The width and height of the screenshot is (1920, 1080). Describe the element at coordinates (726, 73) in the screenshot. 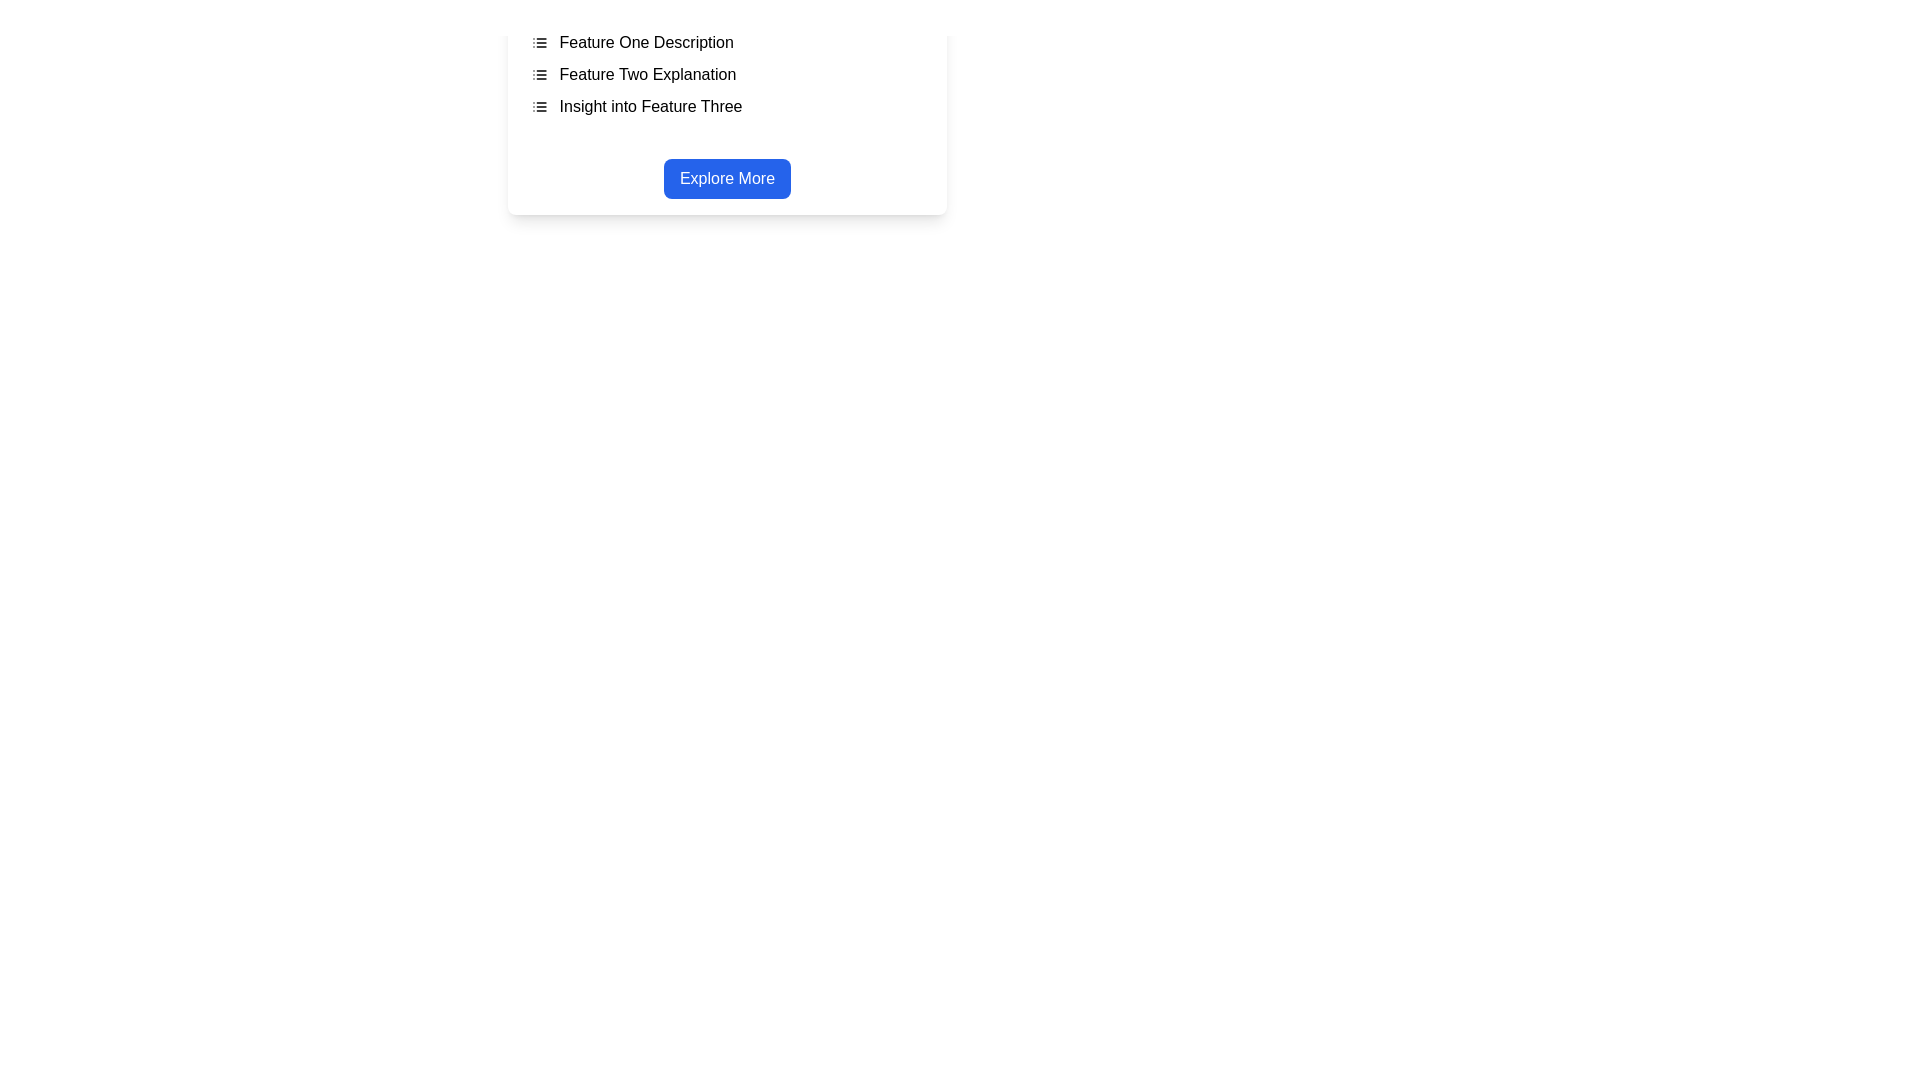

I see `the list item containing the text 'Feature Two Explanation' with a bulleted list icon to its left` at that location.